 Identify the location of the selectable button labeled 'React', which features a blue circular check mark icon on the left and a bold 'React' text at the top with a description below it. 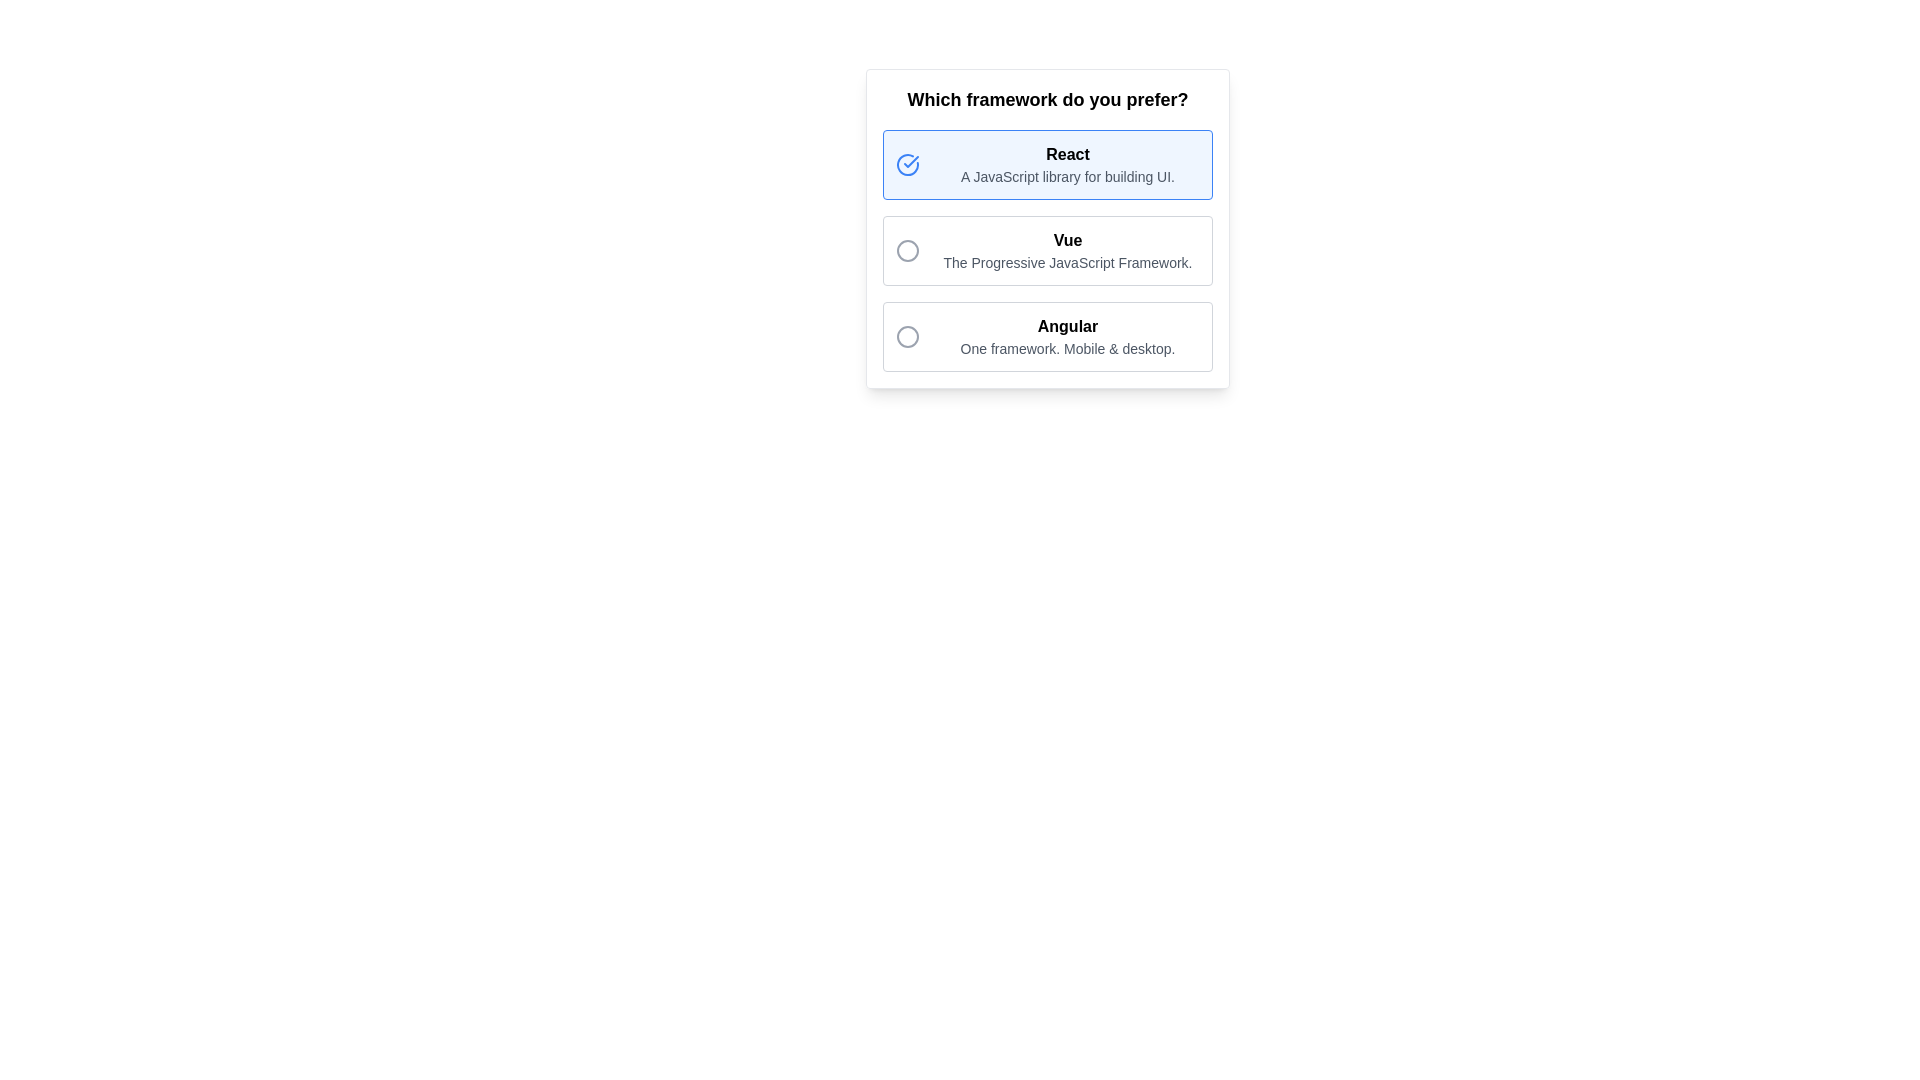
(1046, 164).